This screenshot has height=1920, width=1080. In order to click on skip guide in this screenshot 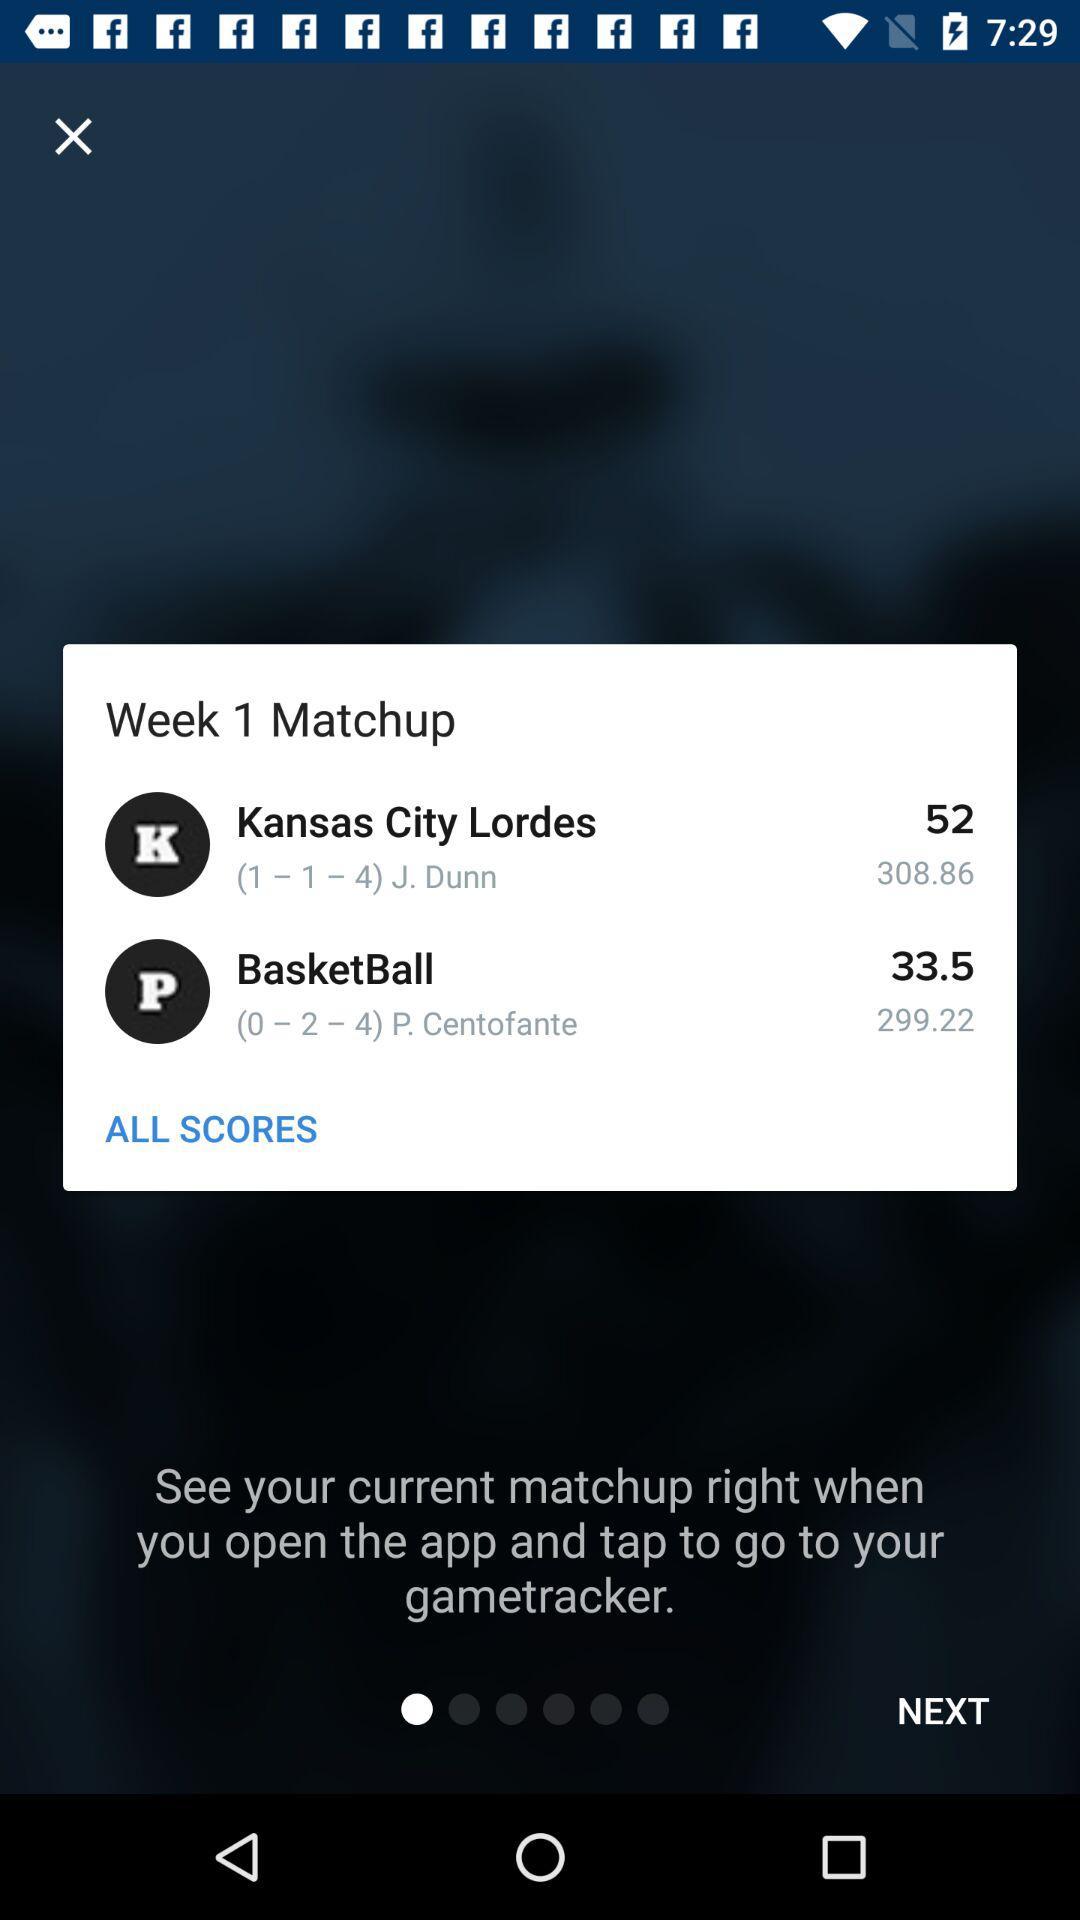, I will do `click(72, 135)`.